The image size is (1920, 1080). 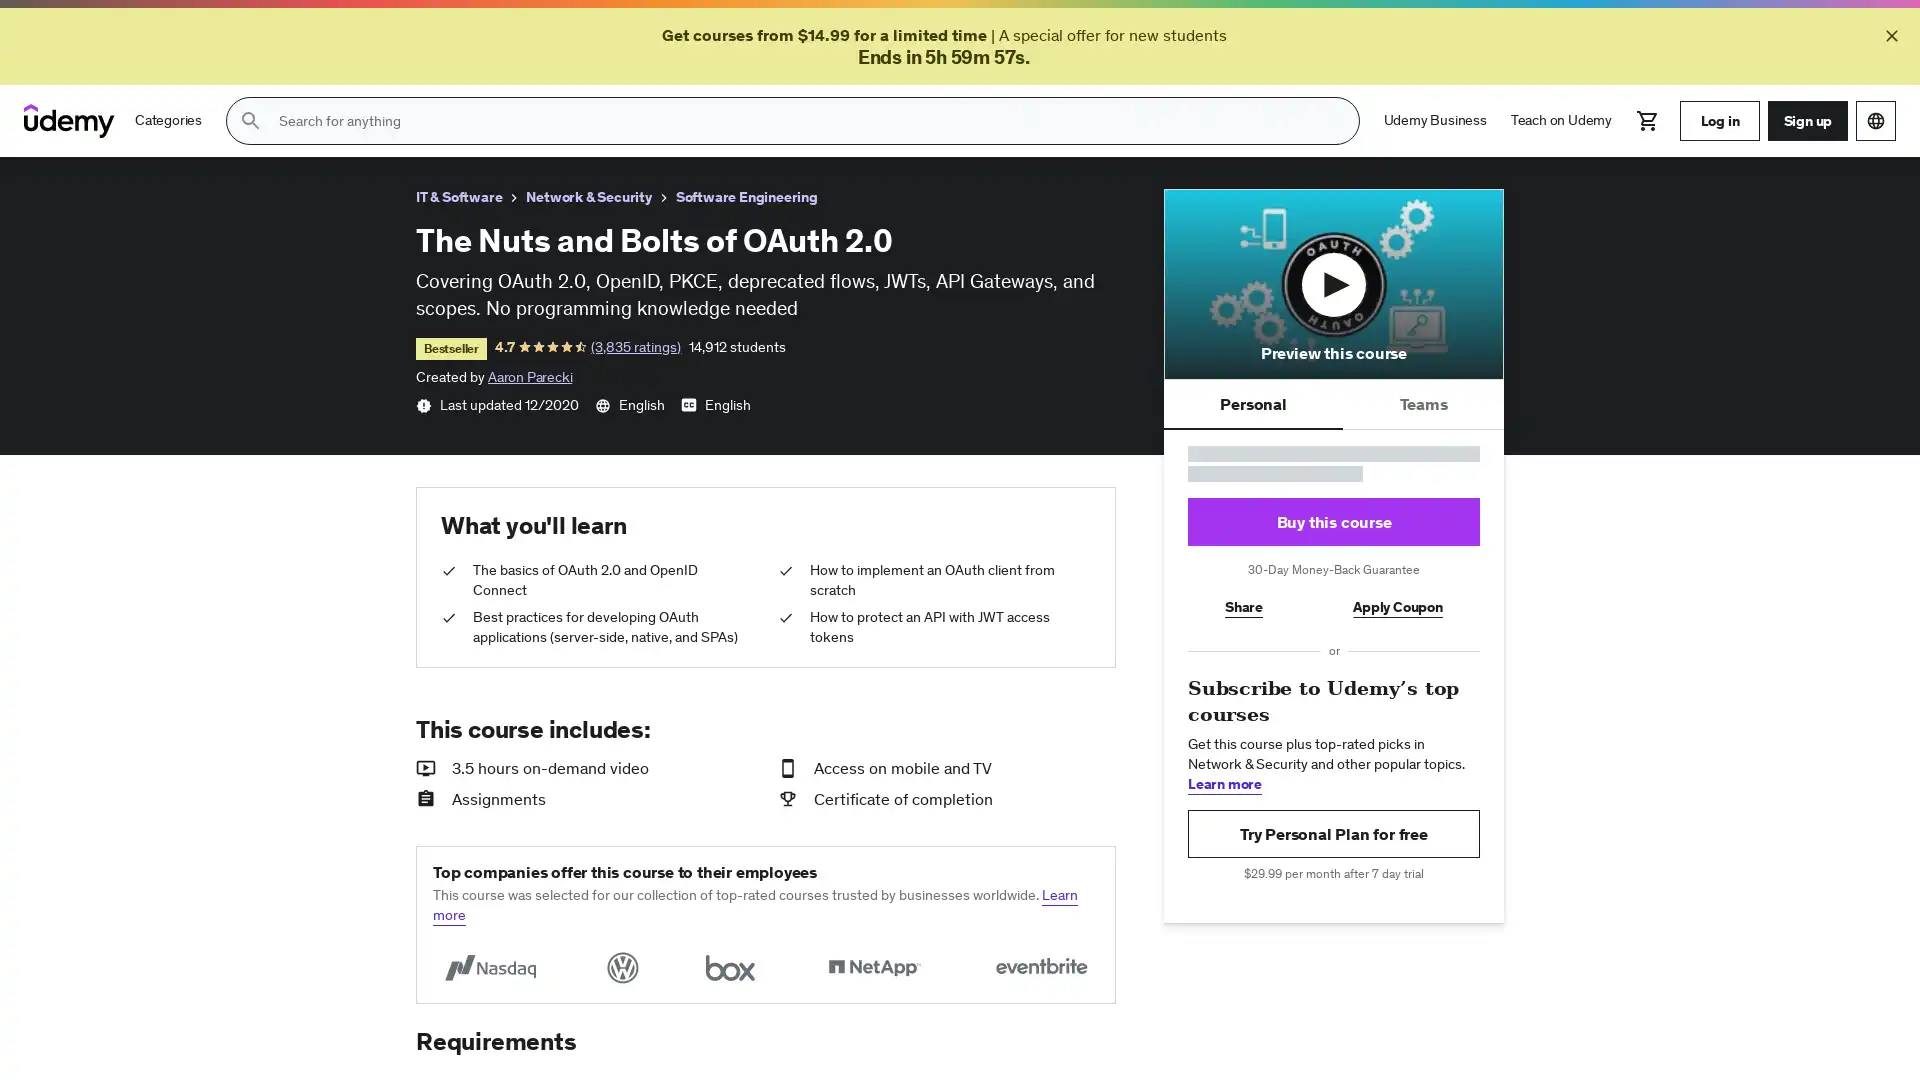 I want to click on Share, so click(x=1242, y=605).